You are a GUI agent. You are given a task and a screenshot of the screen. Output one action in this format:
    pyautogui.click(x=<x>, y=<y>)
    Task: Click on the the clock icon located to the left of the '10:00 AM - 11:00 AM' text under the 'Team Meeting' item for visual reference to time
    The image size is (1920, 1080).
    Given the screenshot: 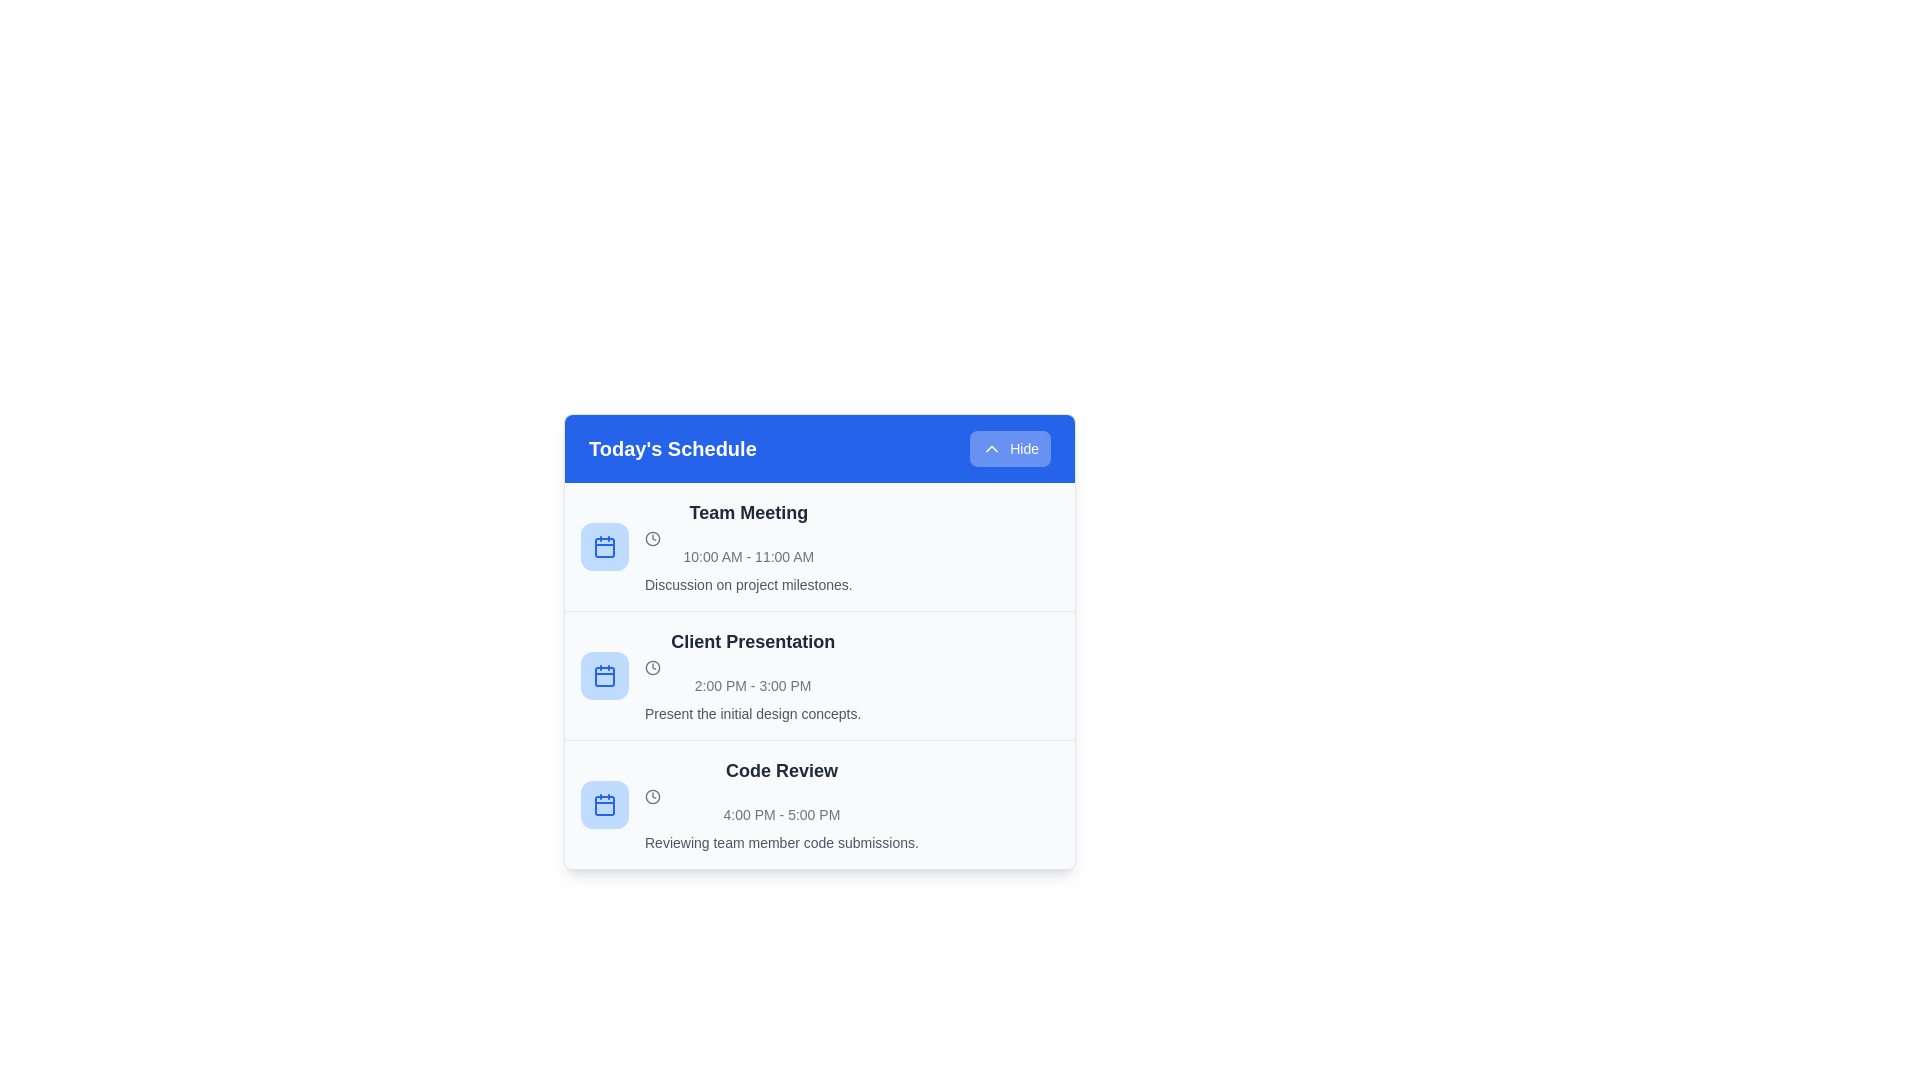 What is the action you would take?
    pyautogui.click(x=652, y=538)
    